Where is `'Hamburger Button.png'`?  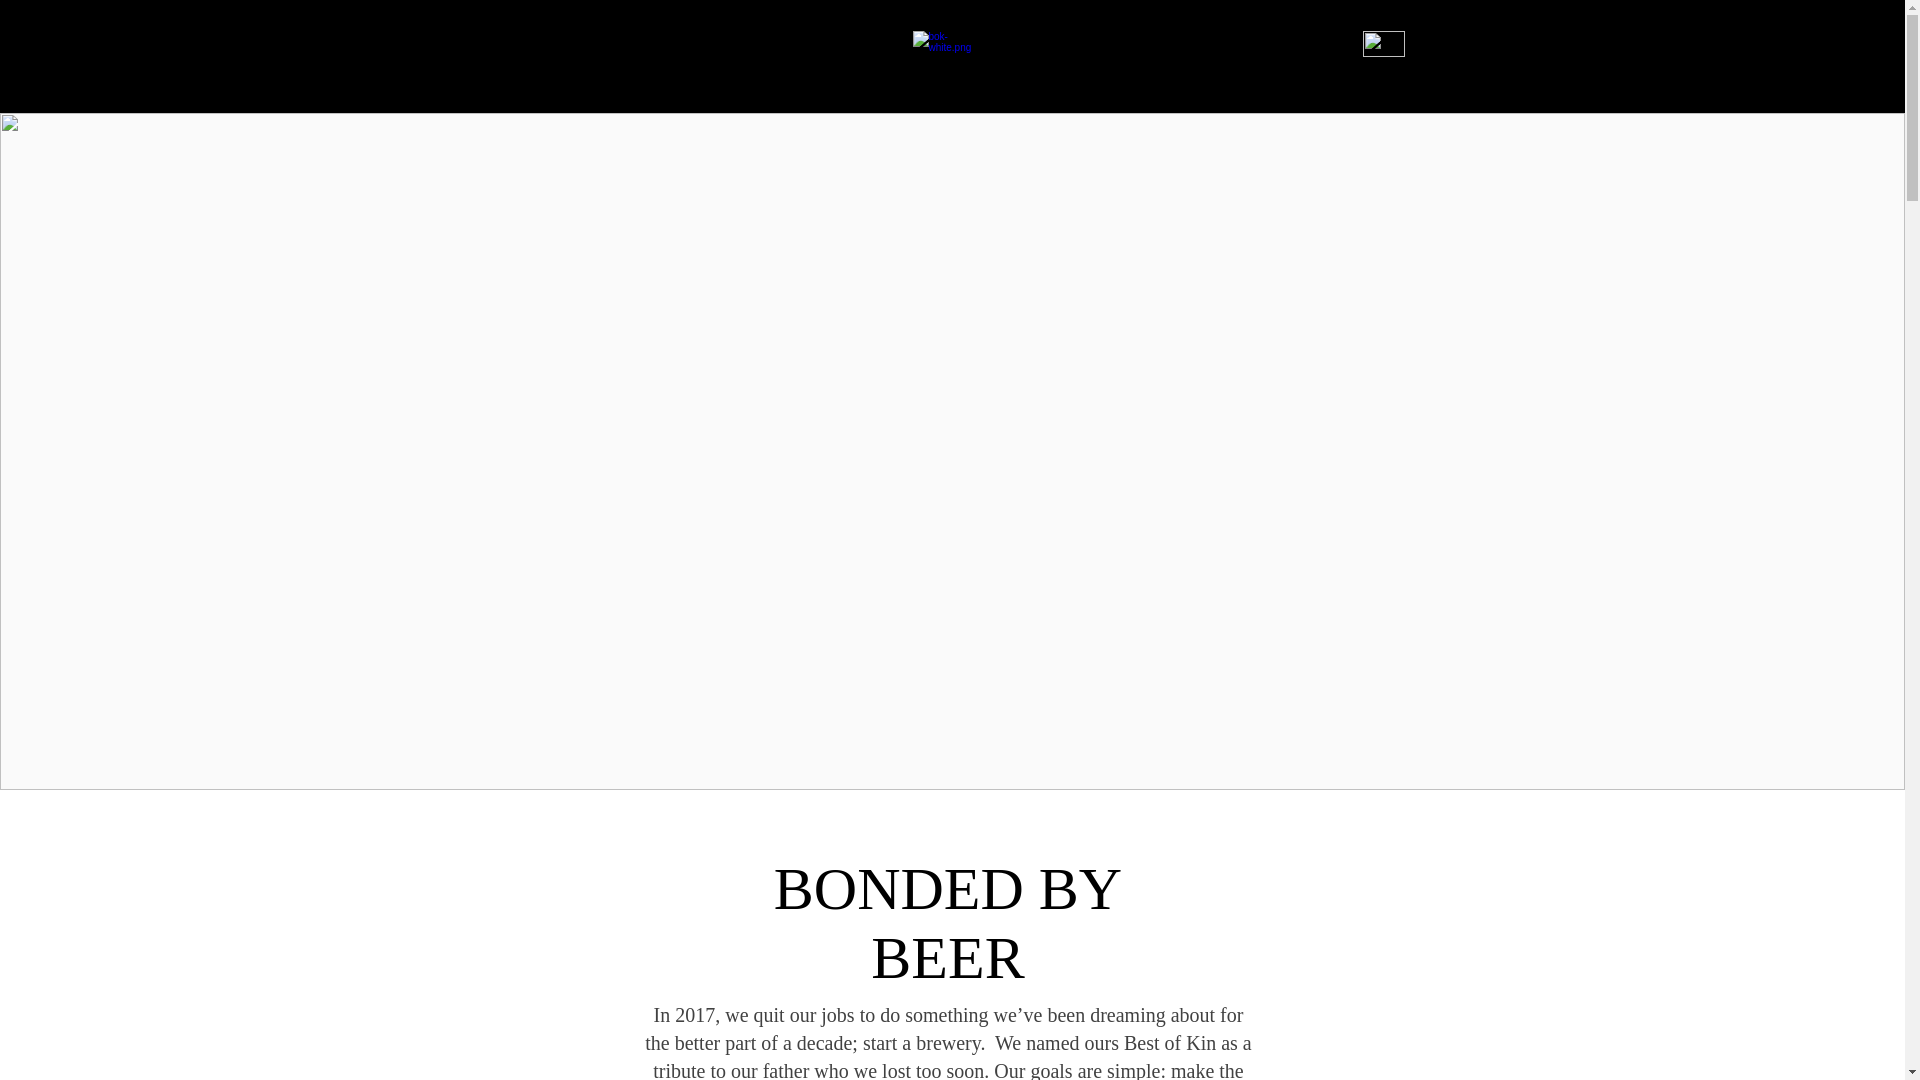 'Hamburger Button.png' is located at coordinates (1361, 43).